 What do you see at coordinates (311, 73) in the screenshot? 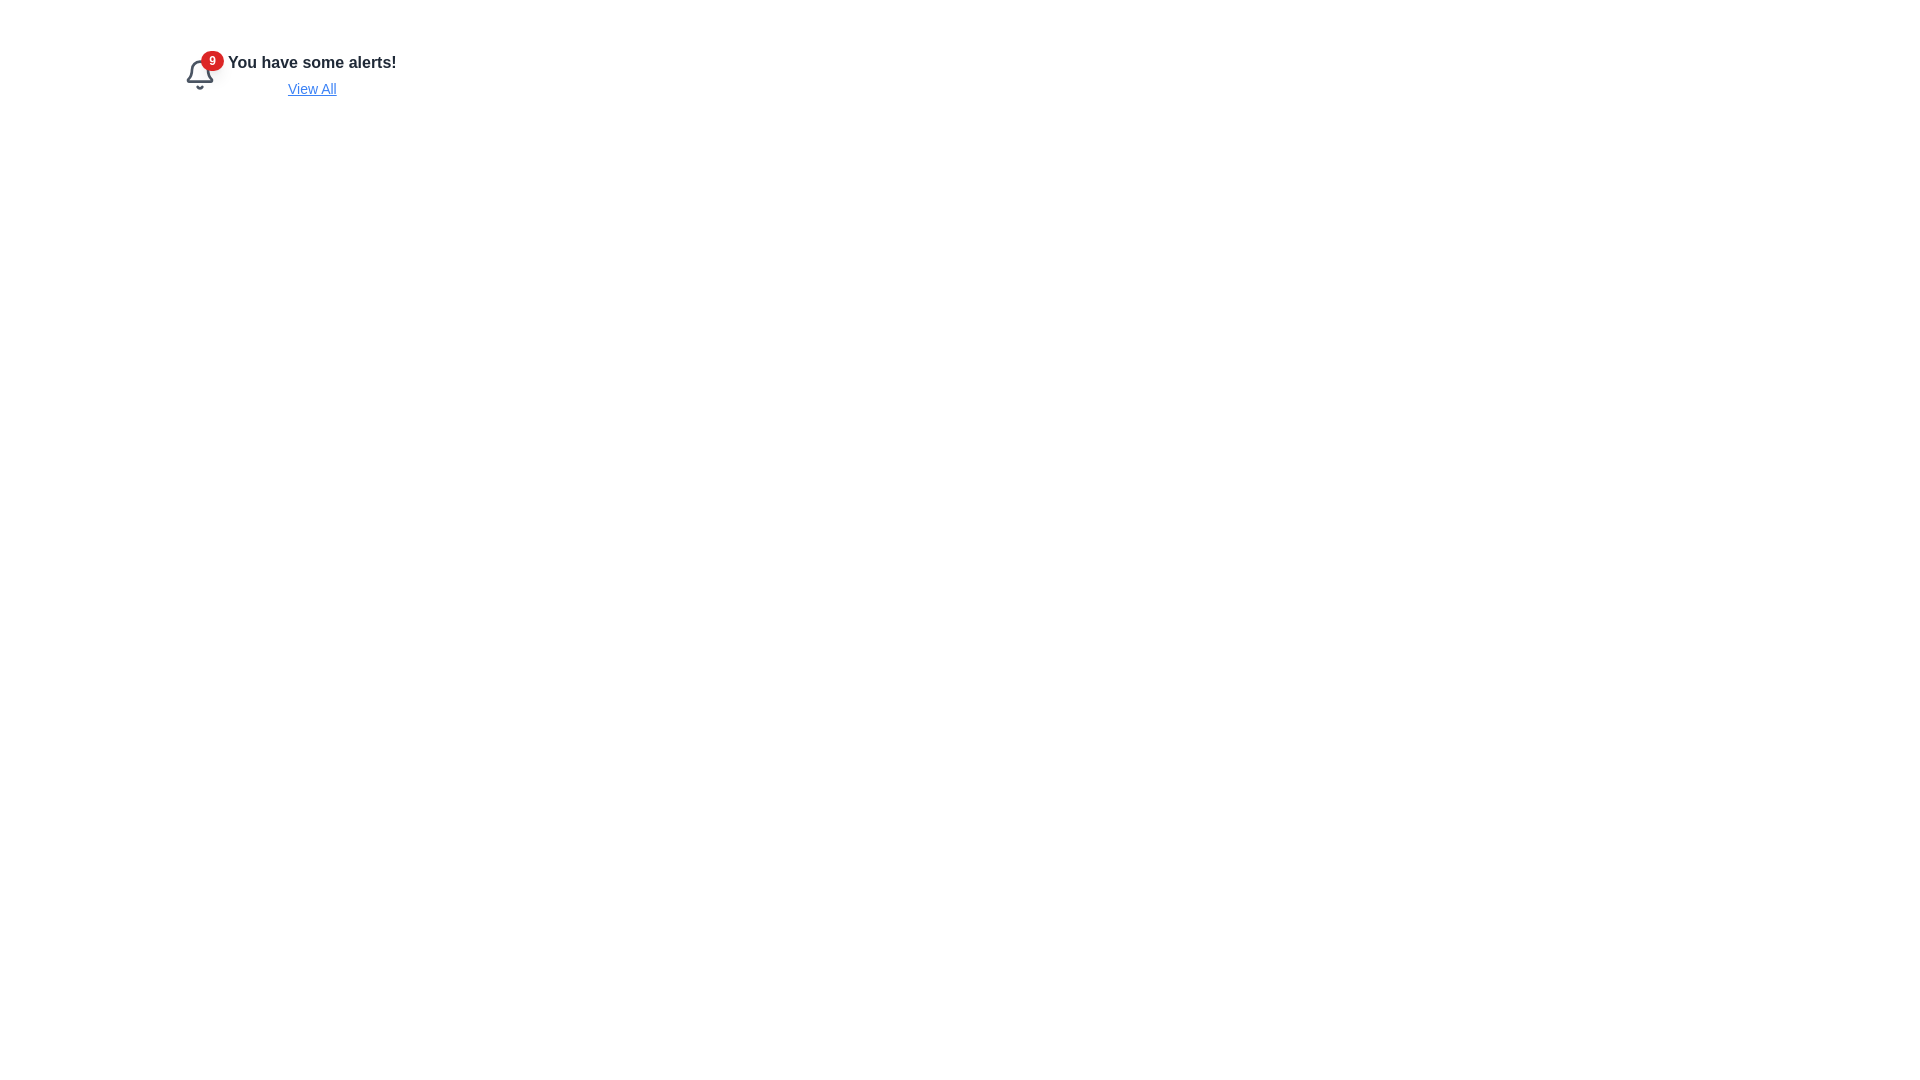
I see `the clickable link in the alert notification area that provides more details about pending alerts` at bounding box center [311, 73].